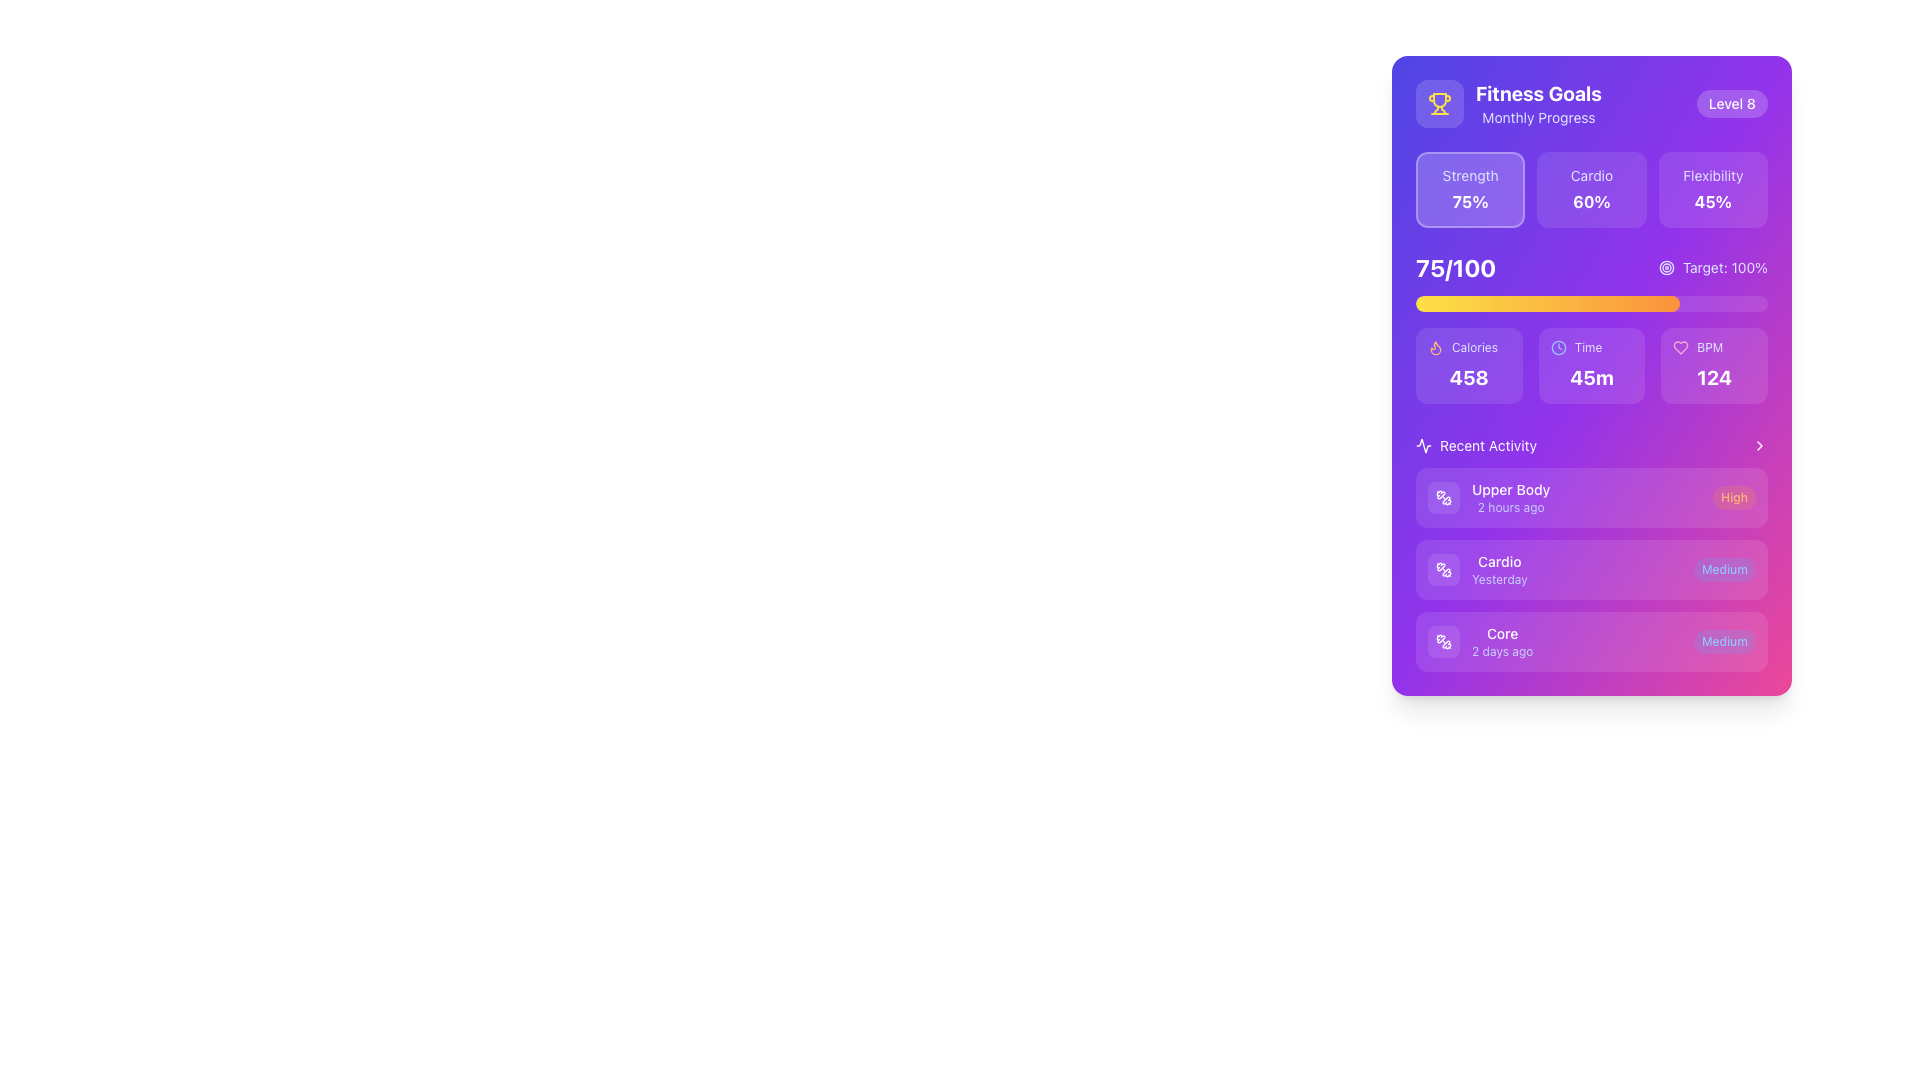 This screenshot has width=1920, height=1080. Describe the element at coordinates (1591, 554) in the screenshot. I see `the details of the second 'Cardio' activity card in the 'Recent Activity' list, which summarizes a medium intensity exercise performed yesterday` at that location.